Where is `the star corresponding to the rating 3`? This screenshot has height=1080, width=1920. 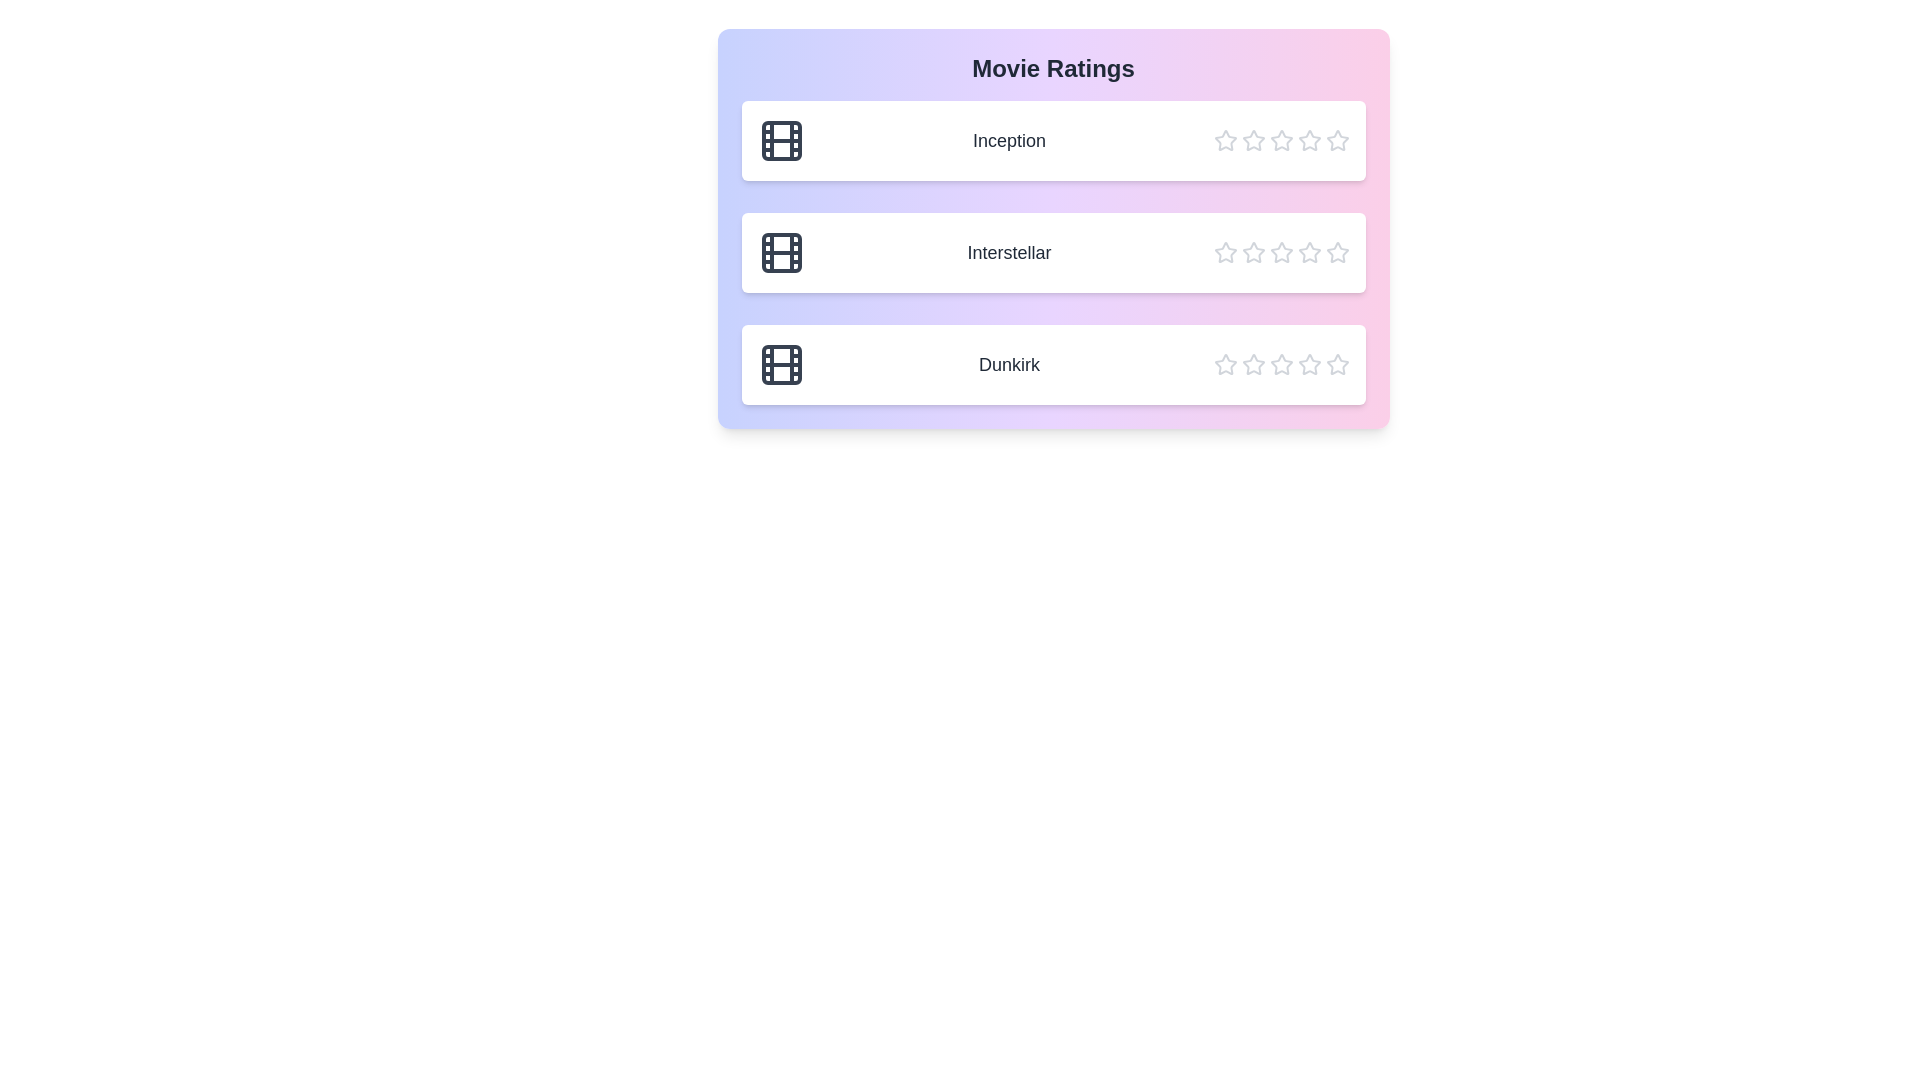
the star corresponding to the rating 3 is located at coordinates (1281, 140).